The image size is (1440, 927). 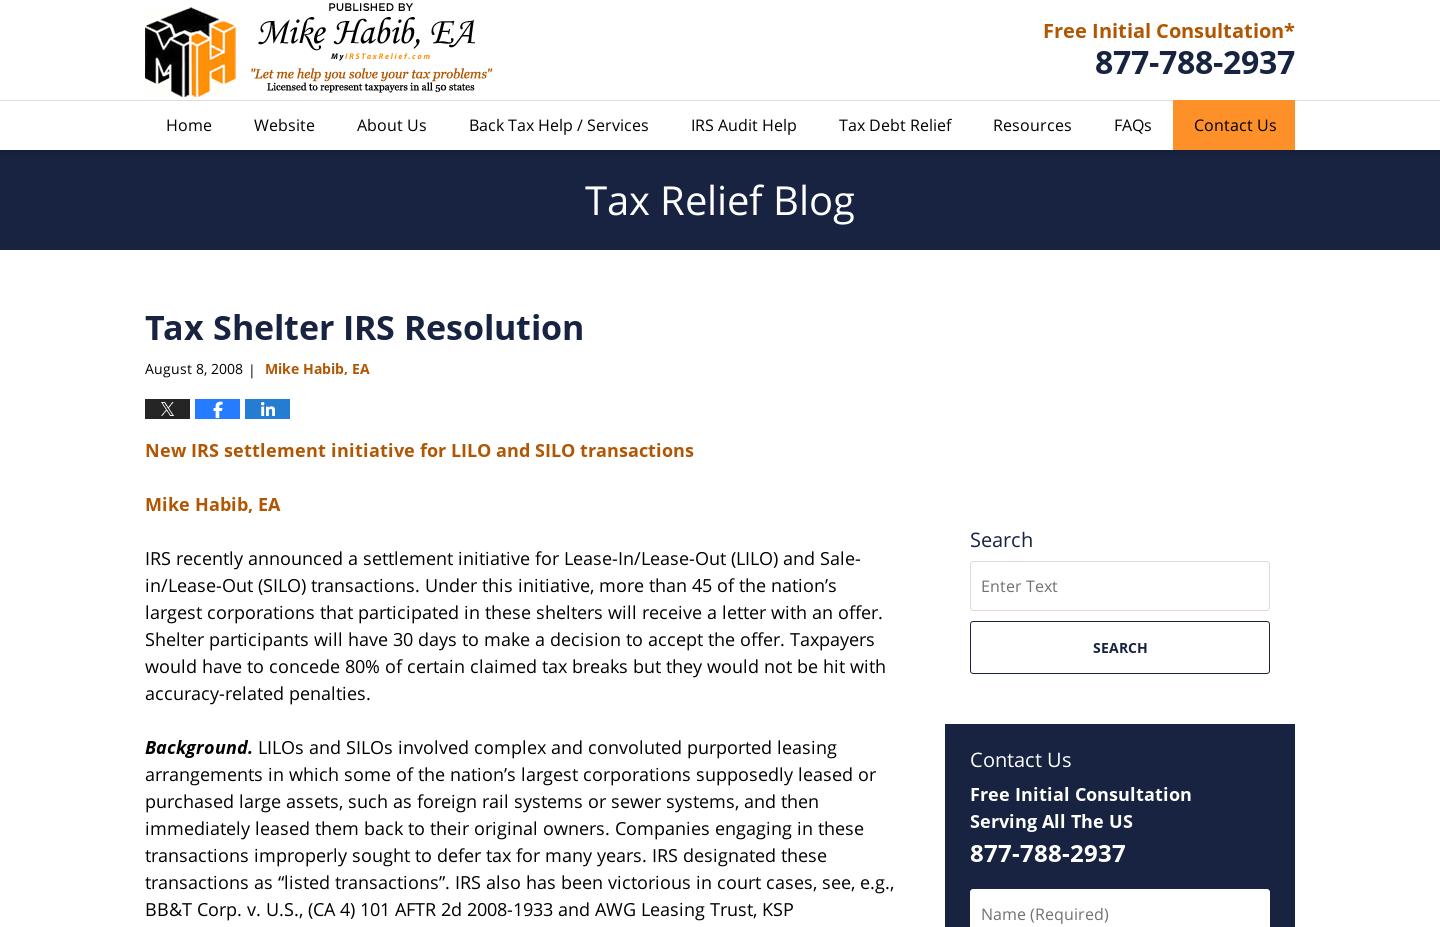 What do you see at coordinates (893, 123) in the screenshot?
I see `'Tax Debt Relief'` at bounding box center [893, 123].